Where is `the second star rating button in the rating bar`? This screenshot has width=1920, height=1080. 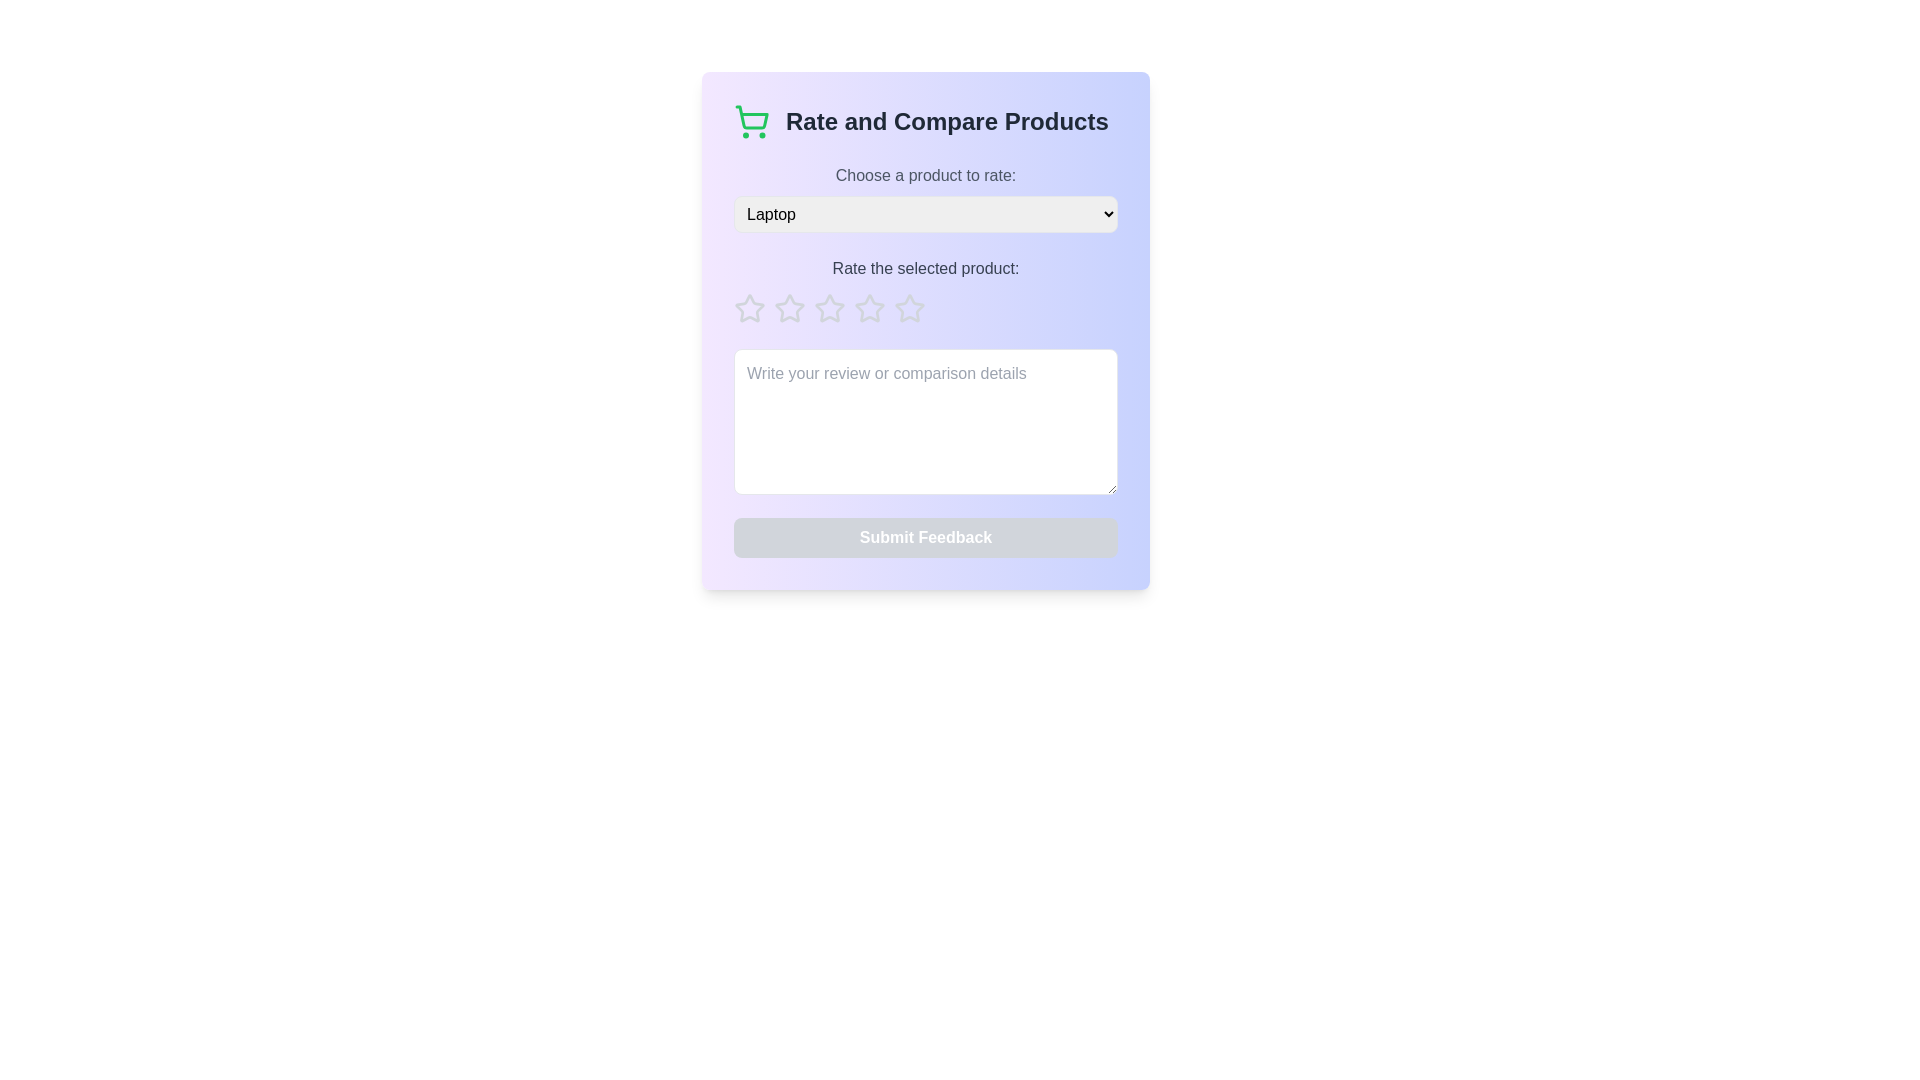 the second star rating button in the rating bar is located at coordinates (830, 308).